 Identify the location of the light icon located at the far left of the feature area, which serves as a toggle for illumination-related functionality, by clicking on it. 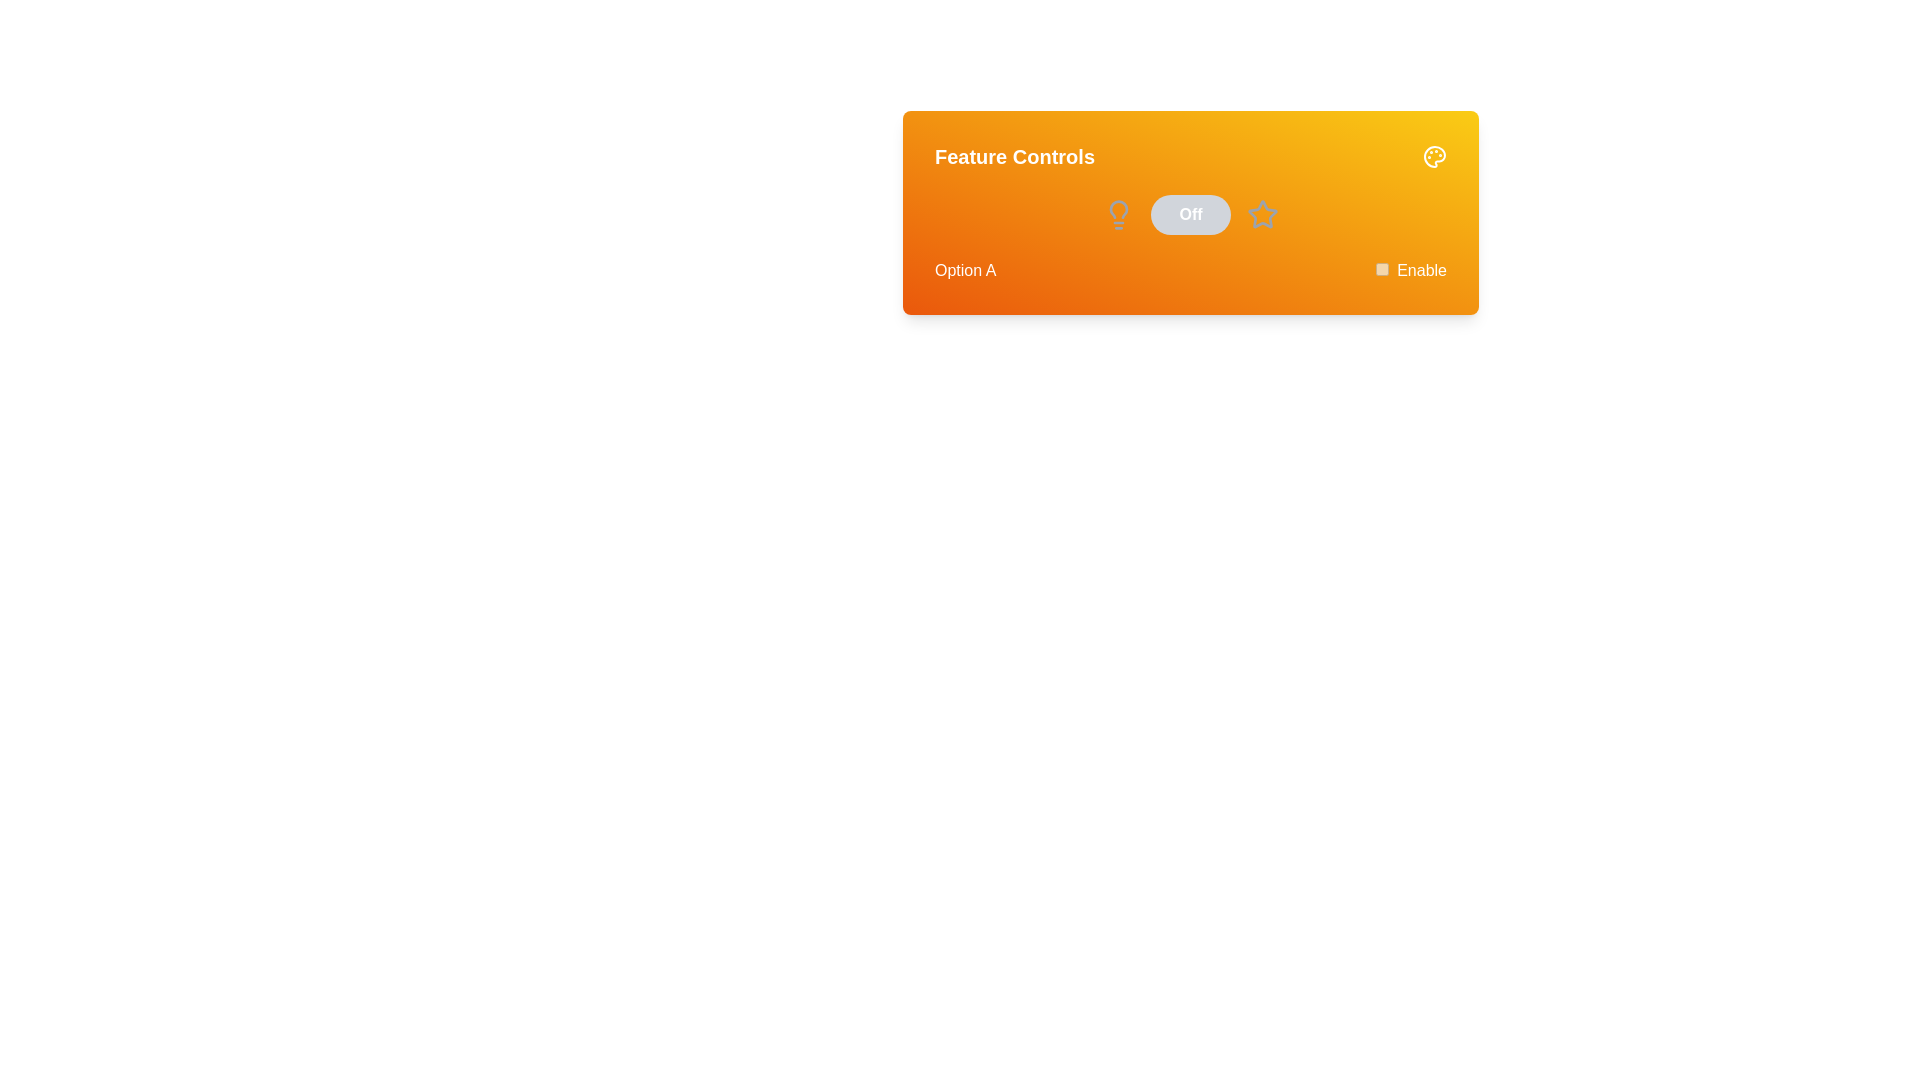
(1117, 215).